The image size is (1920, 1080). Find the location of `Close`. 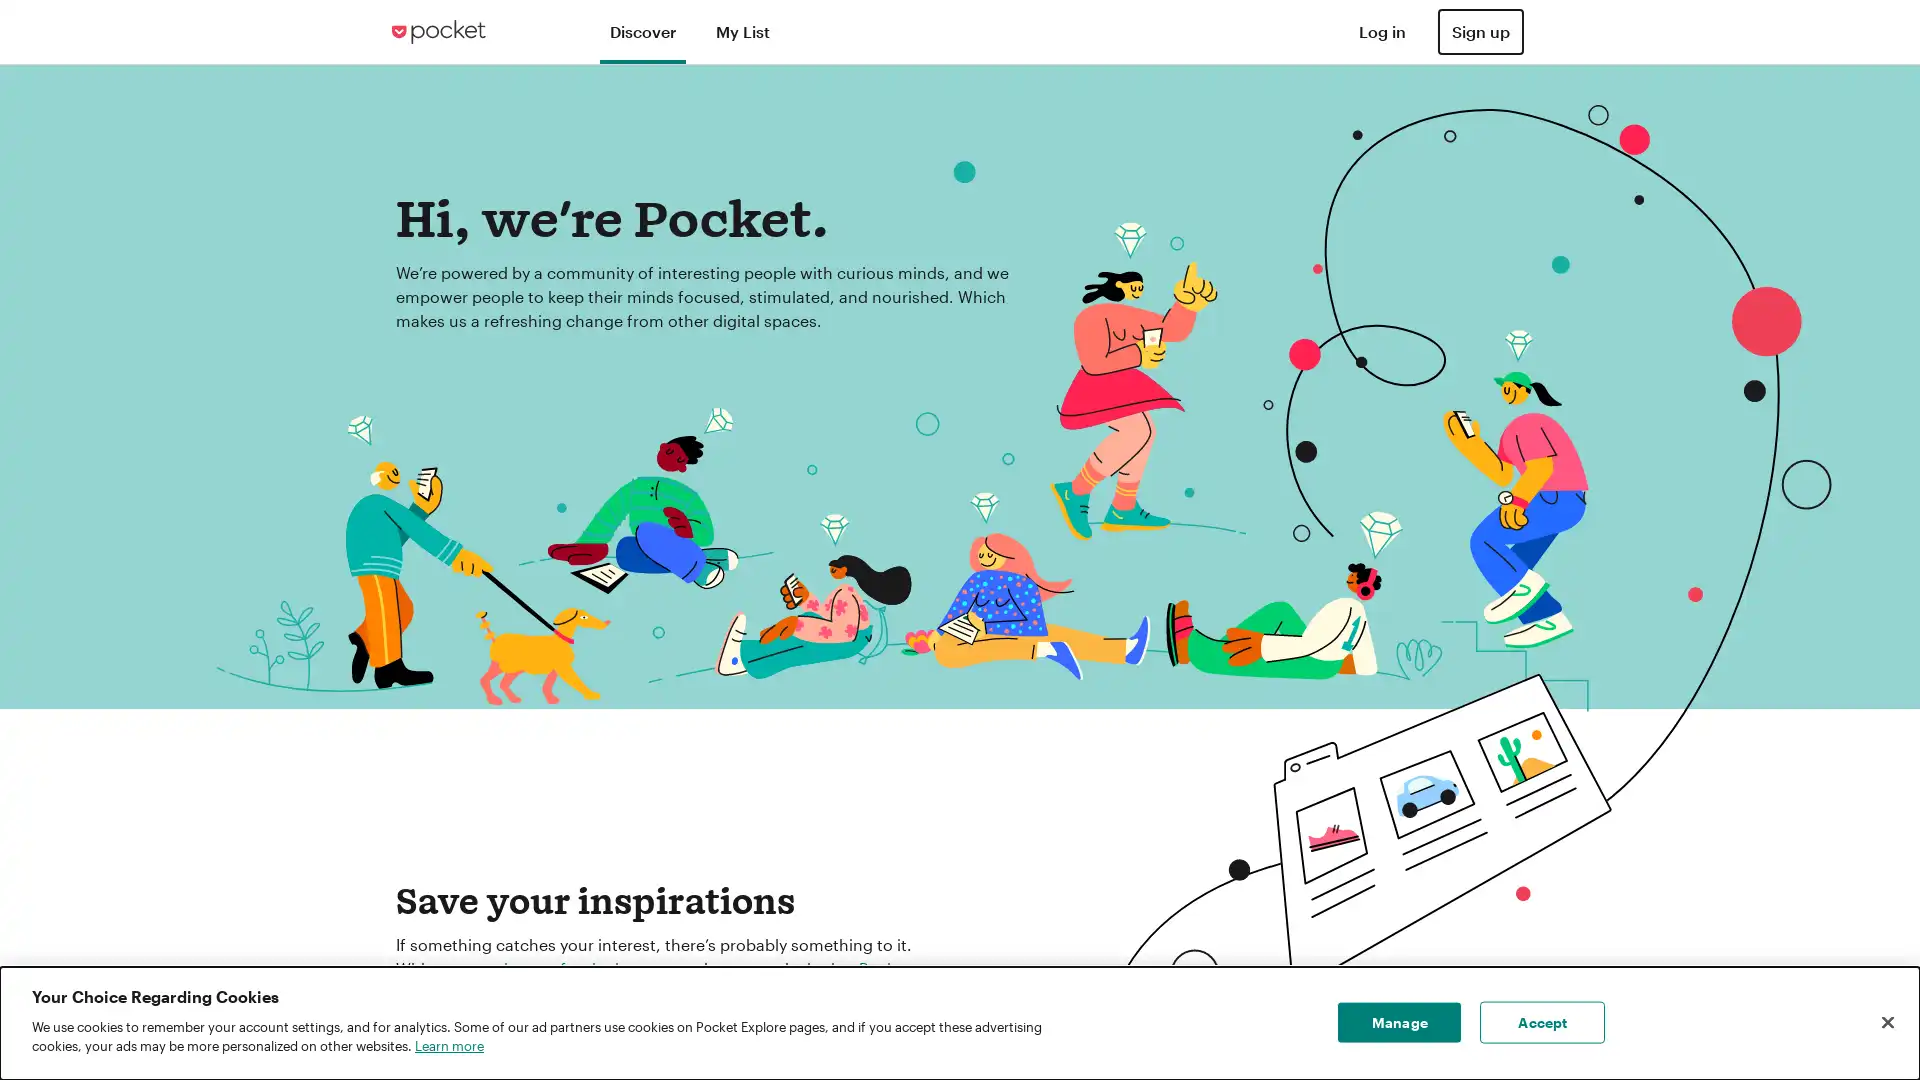

Close is located at coordinates (1886, 1022).